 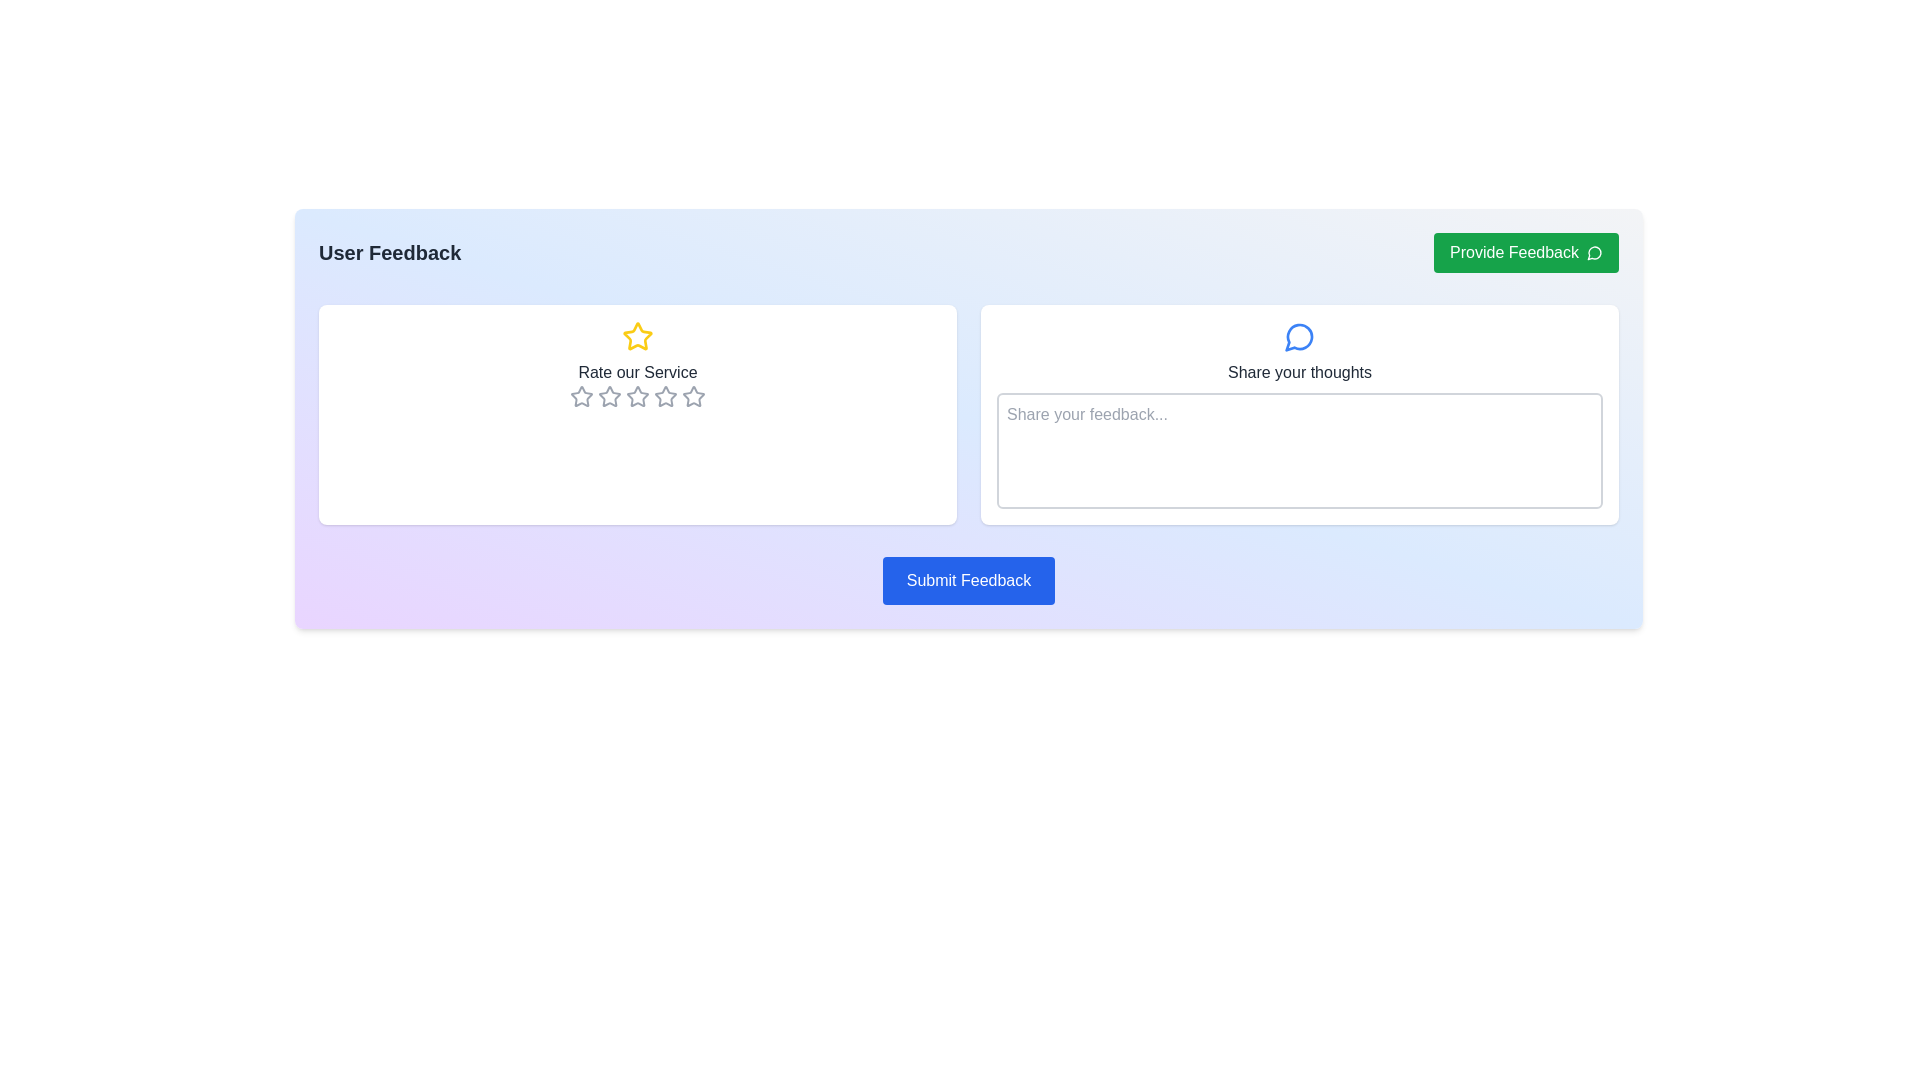 I want to click on the fourth rating star icon, so click(x=694, y=396).